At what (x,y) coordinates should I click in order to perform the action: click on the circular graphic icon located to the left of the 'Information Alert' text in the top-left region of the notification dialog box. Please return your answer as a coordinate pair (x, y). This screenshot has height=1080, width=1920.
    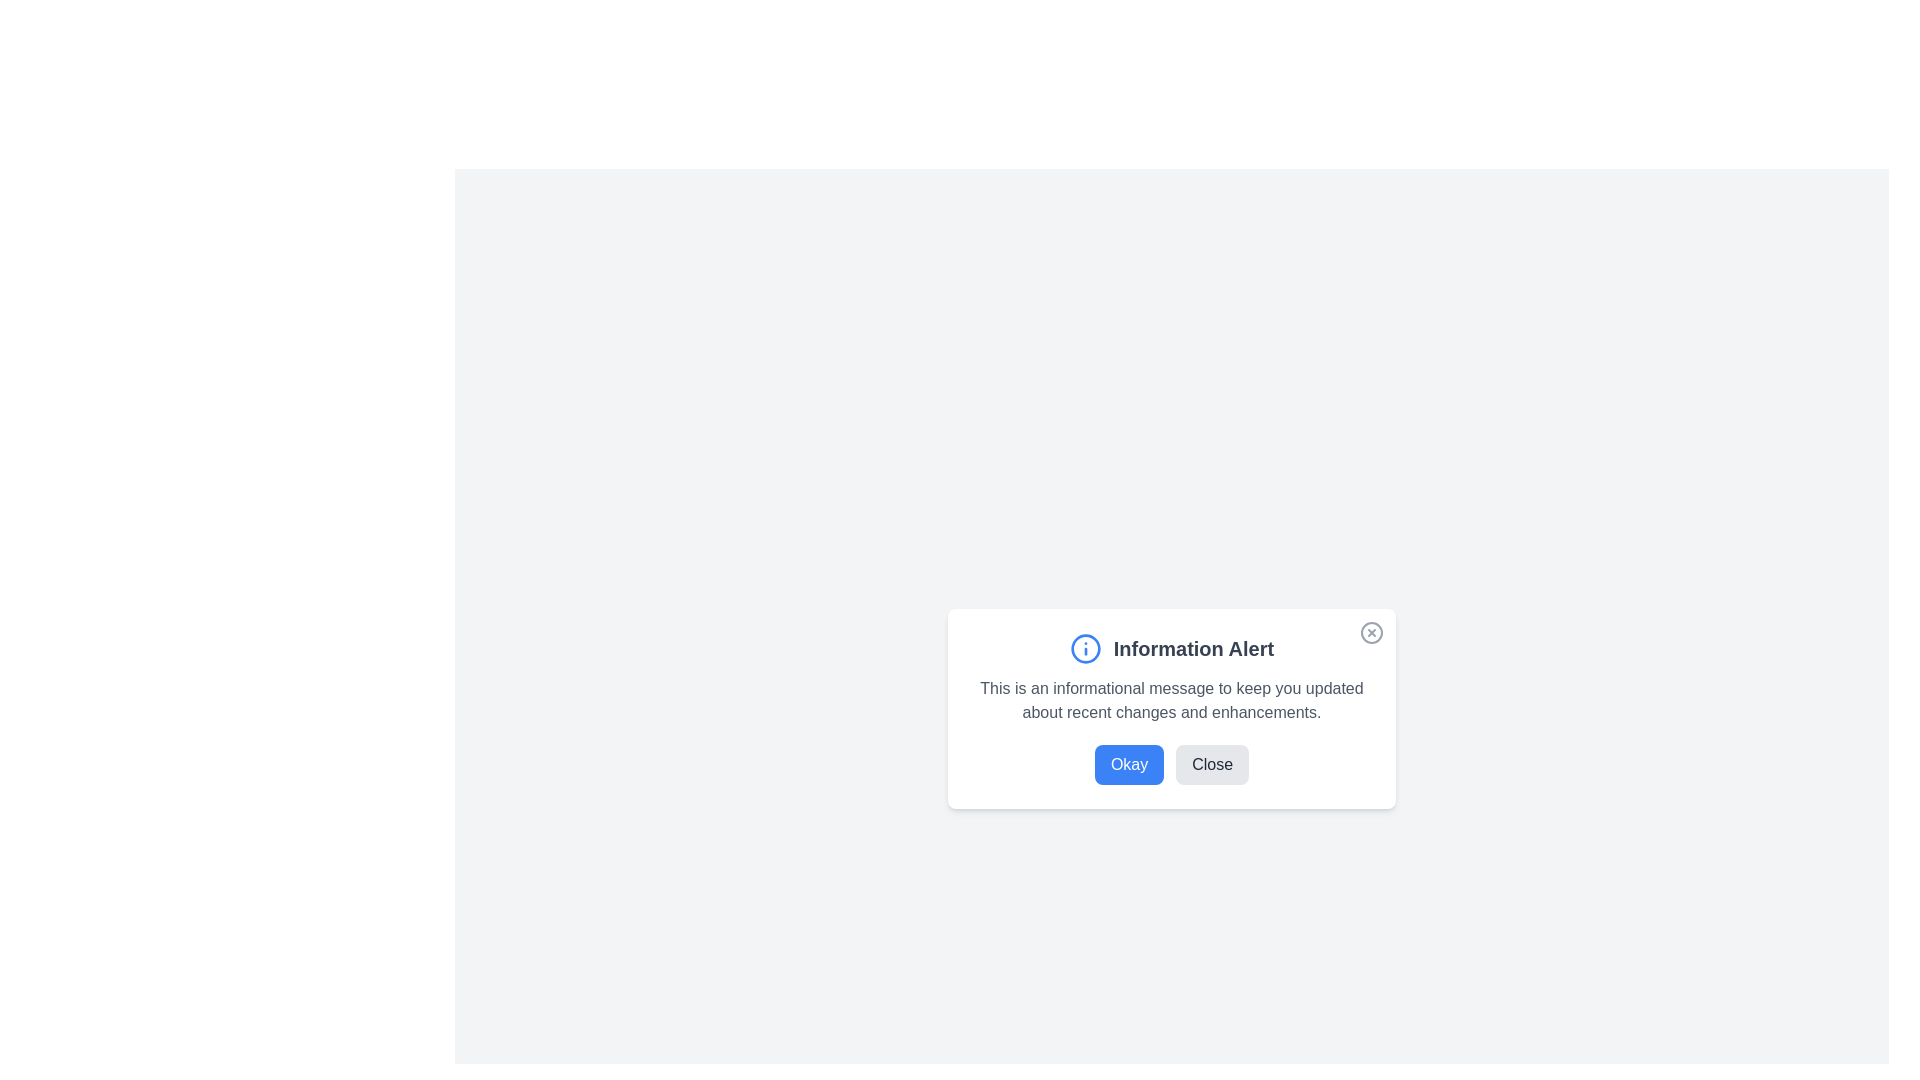
    Looking at the image, I should click on (1084, 648).